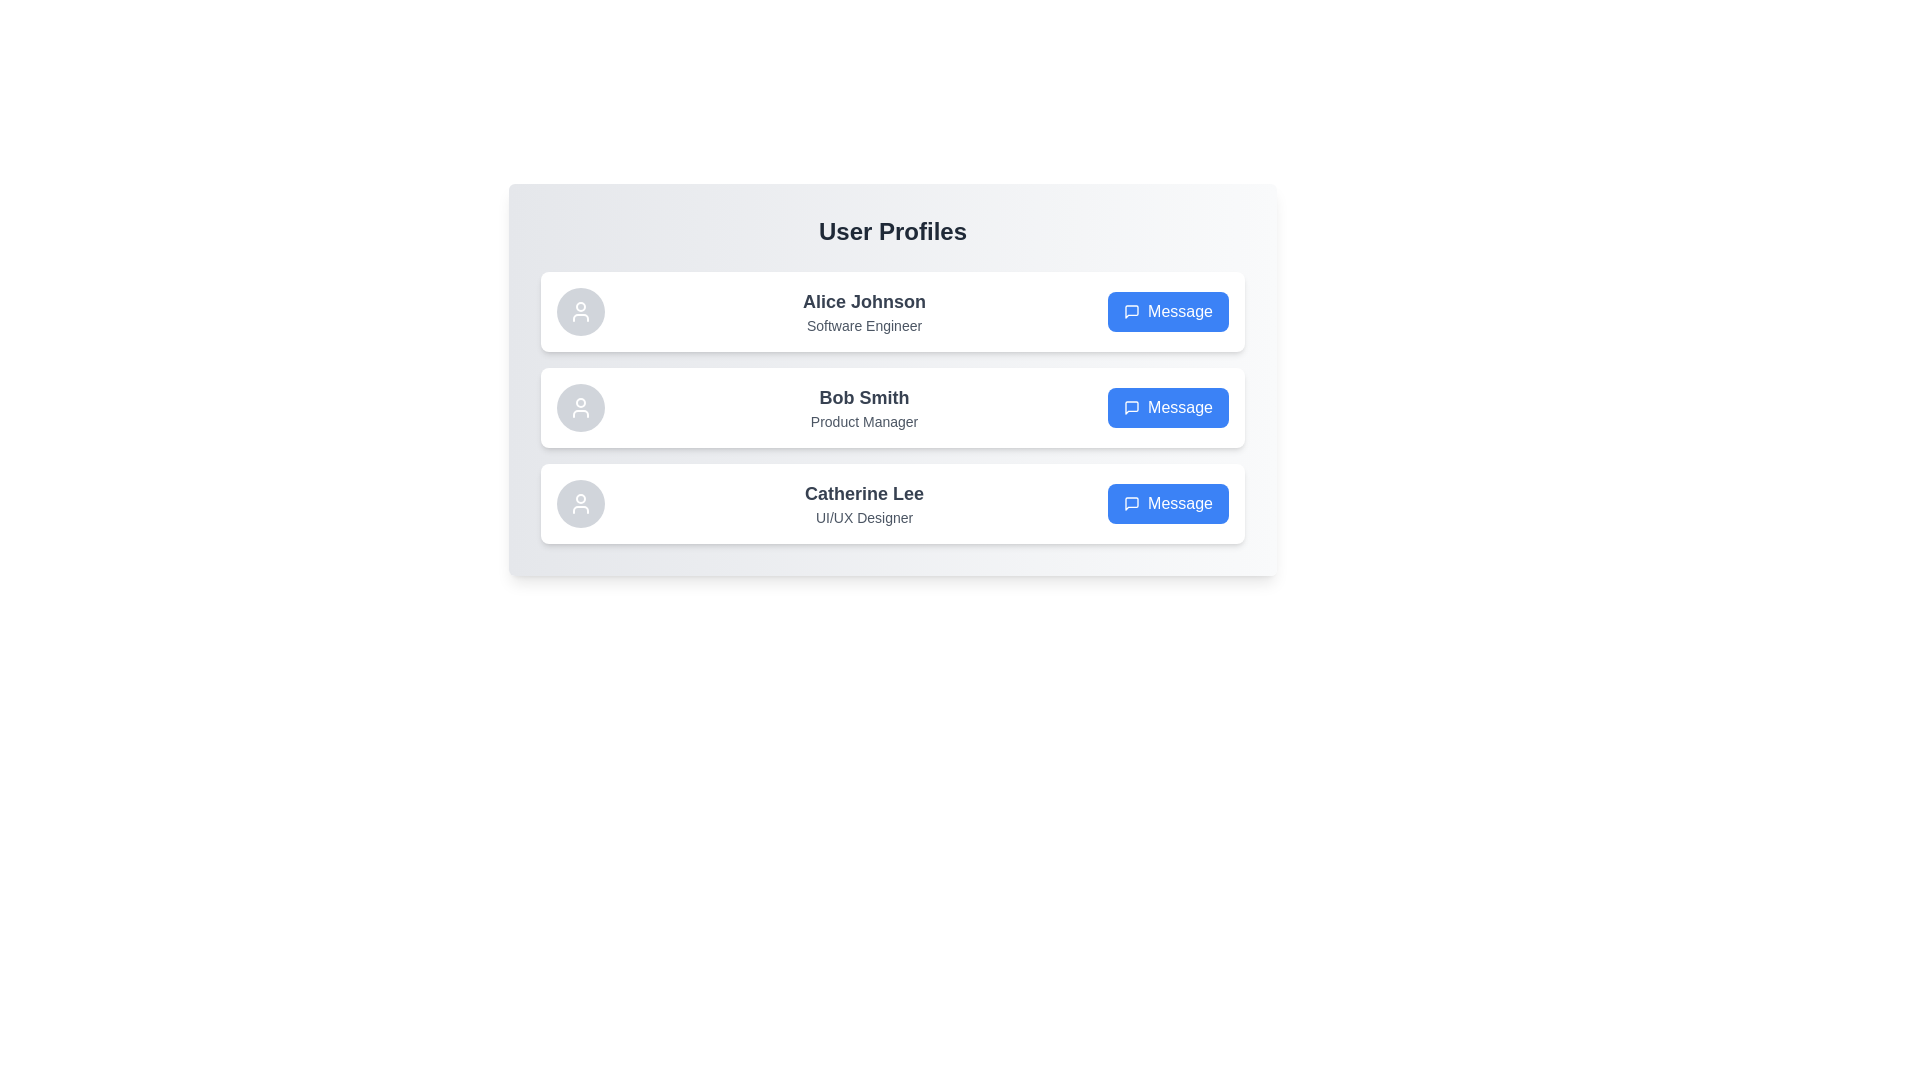  Describe the element at coordinates (864, 325) in the screenshot. I see `the text of Software Engineer to select it` at that location.